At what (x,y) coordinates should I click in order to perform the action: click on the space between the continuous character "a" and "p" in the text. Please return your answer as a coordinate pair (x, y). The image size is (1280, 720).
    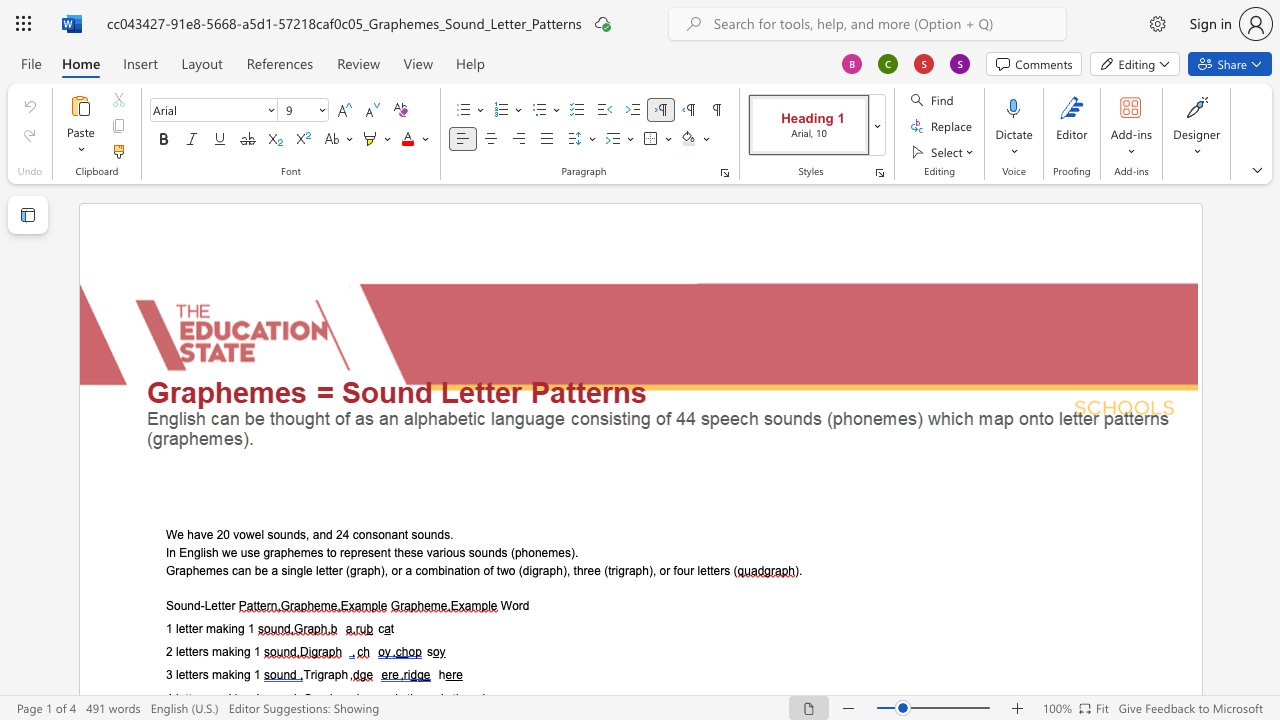
    Looking at the image, I should click on (279, 552).